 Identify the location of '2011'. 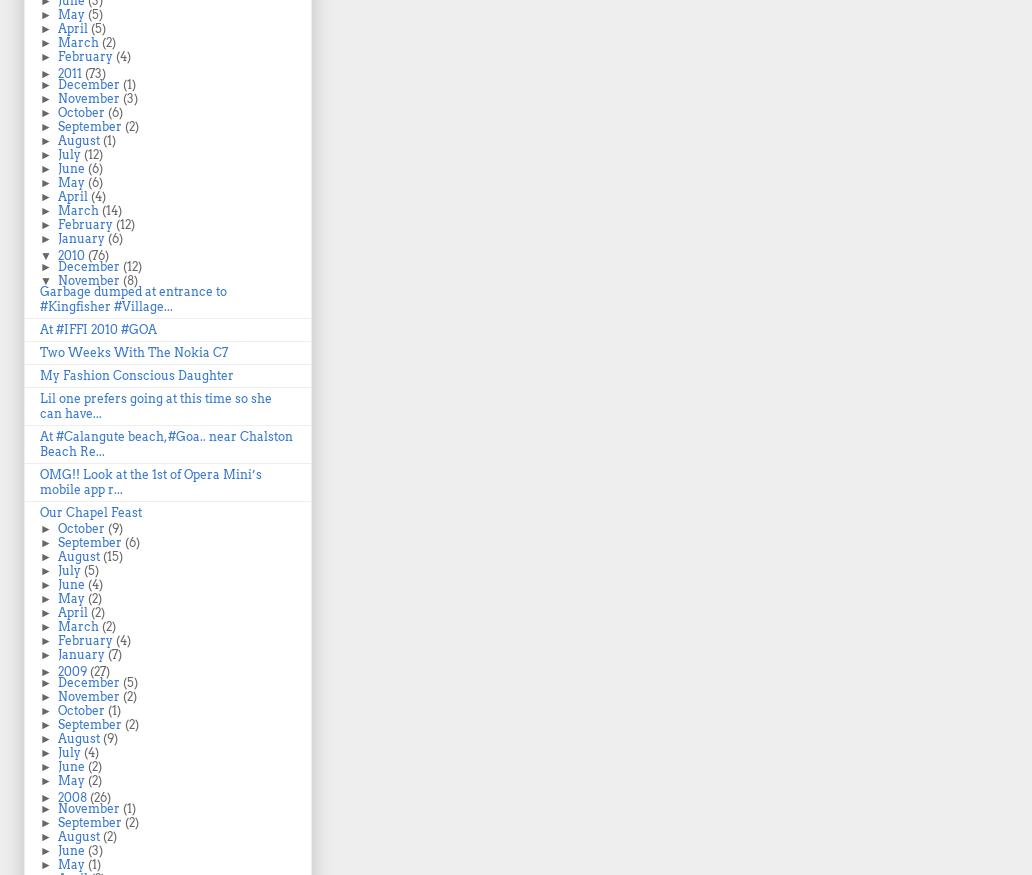
(70, 73).